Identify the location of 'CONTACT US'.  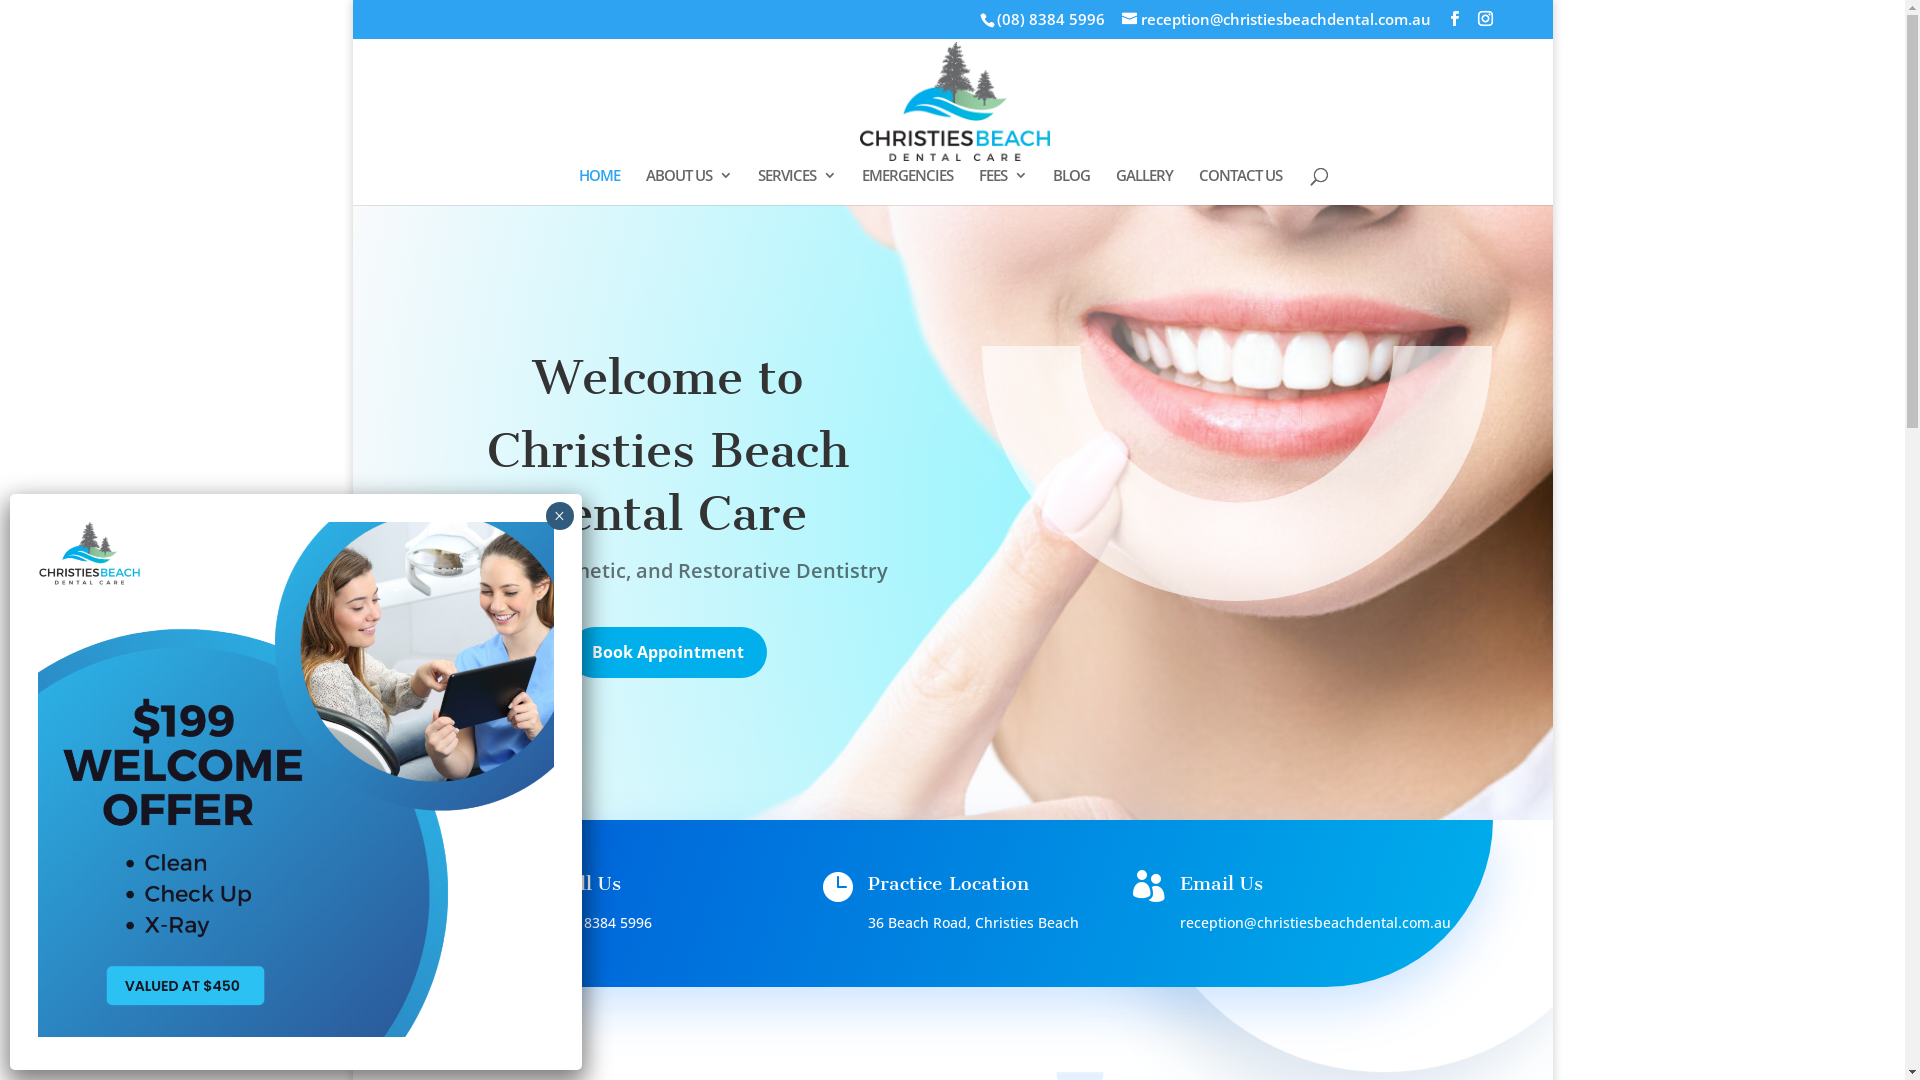
(1239, 186).